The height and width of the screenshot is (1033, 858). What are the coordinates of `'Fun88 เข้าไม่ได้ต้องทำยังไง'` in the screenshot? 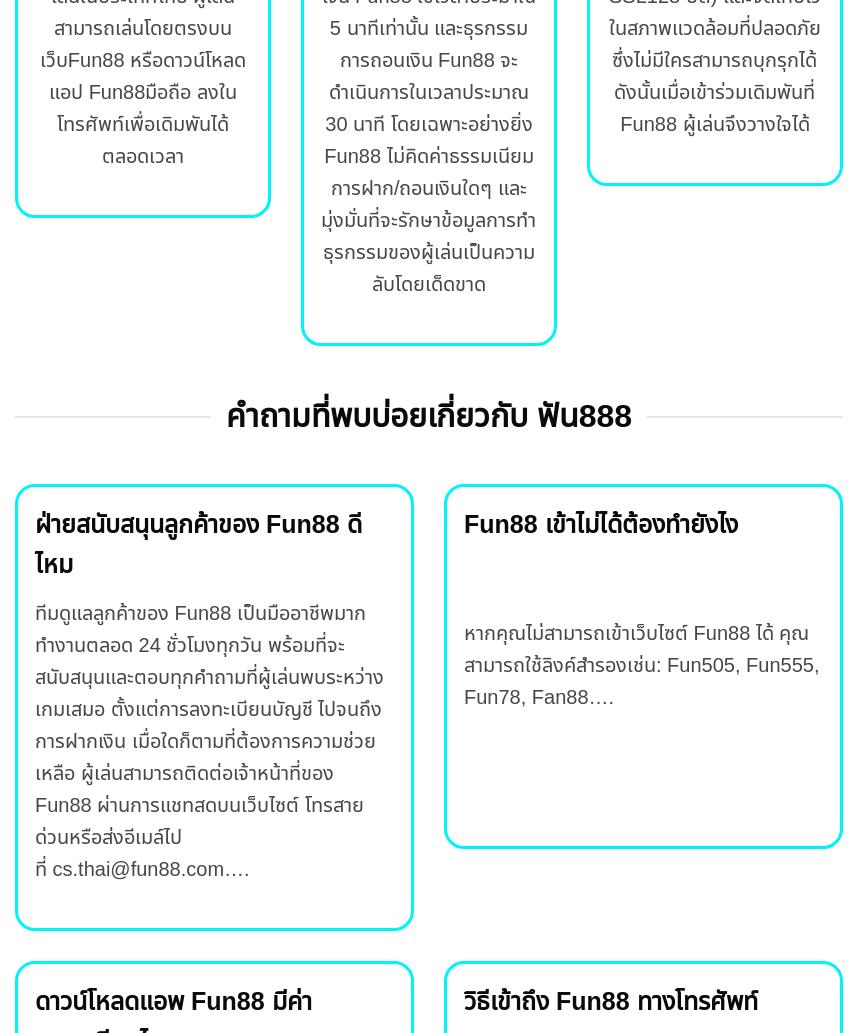 It's located at (599, 523).